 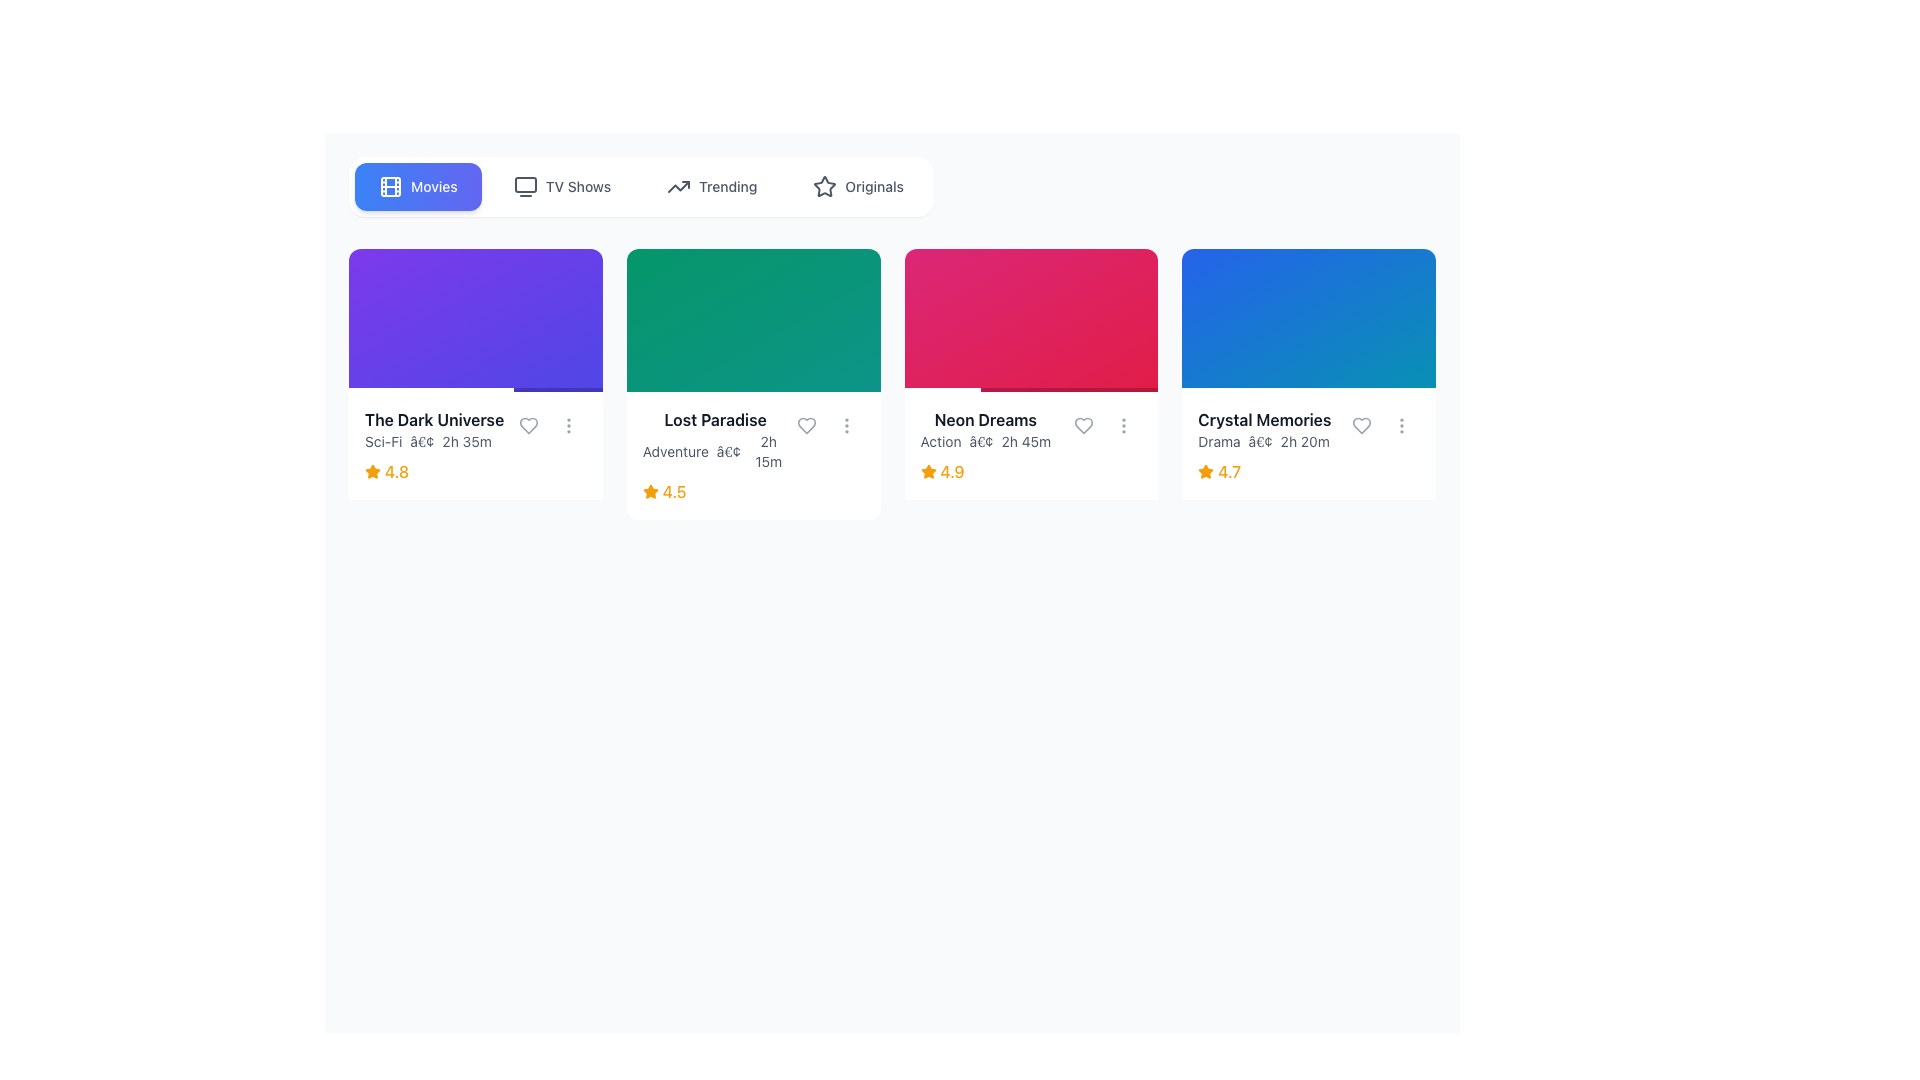 I want to click on the text label 'Drama' located in the fourth card from the left in the Movies section, positioned under the title 'Crystal Memories', so click(x=1218, y=440).